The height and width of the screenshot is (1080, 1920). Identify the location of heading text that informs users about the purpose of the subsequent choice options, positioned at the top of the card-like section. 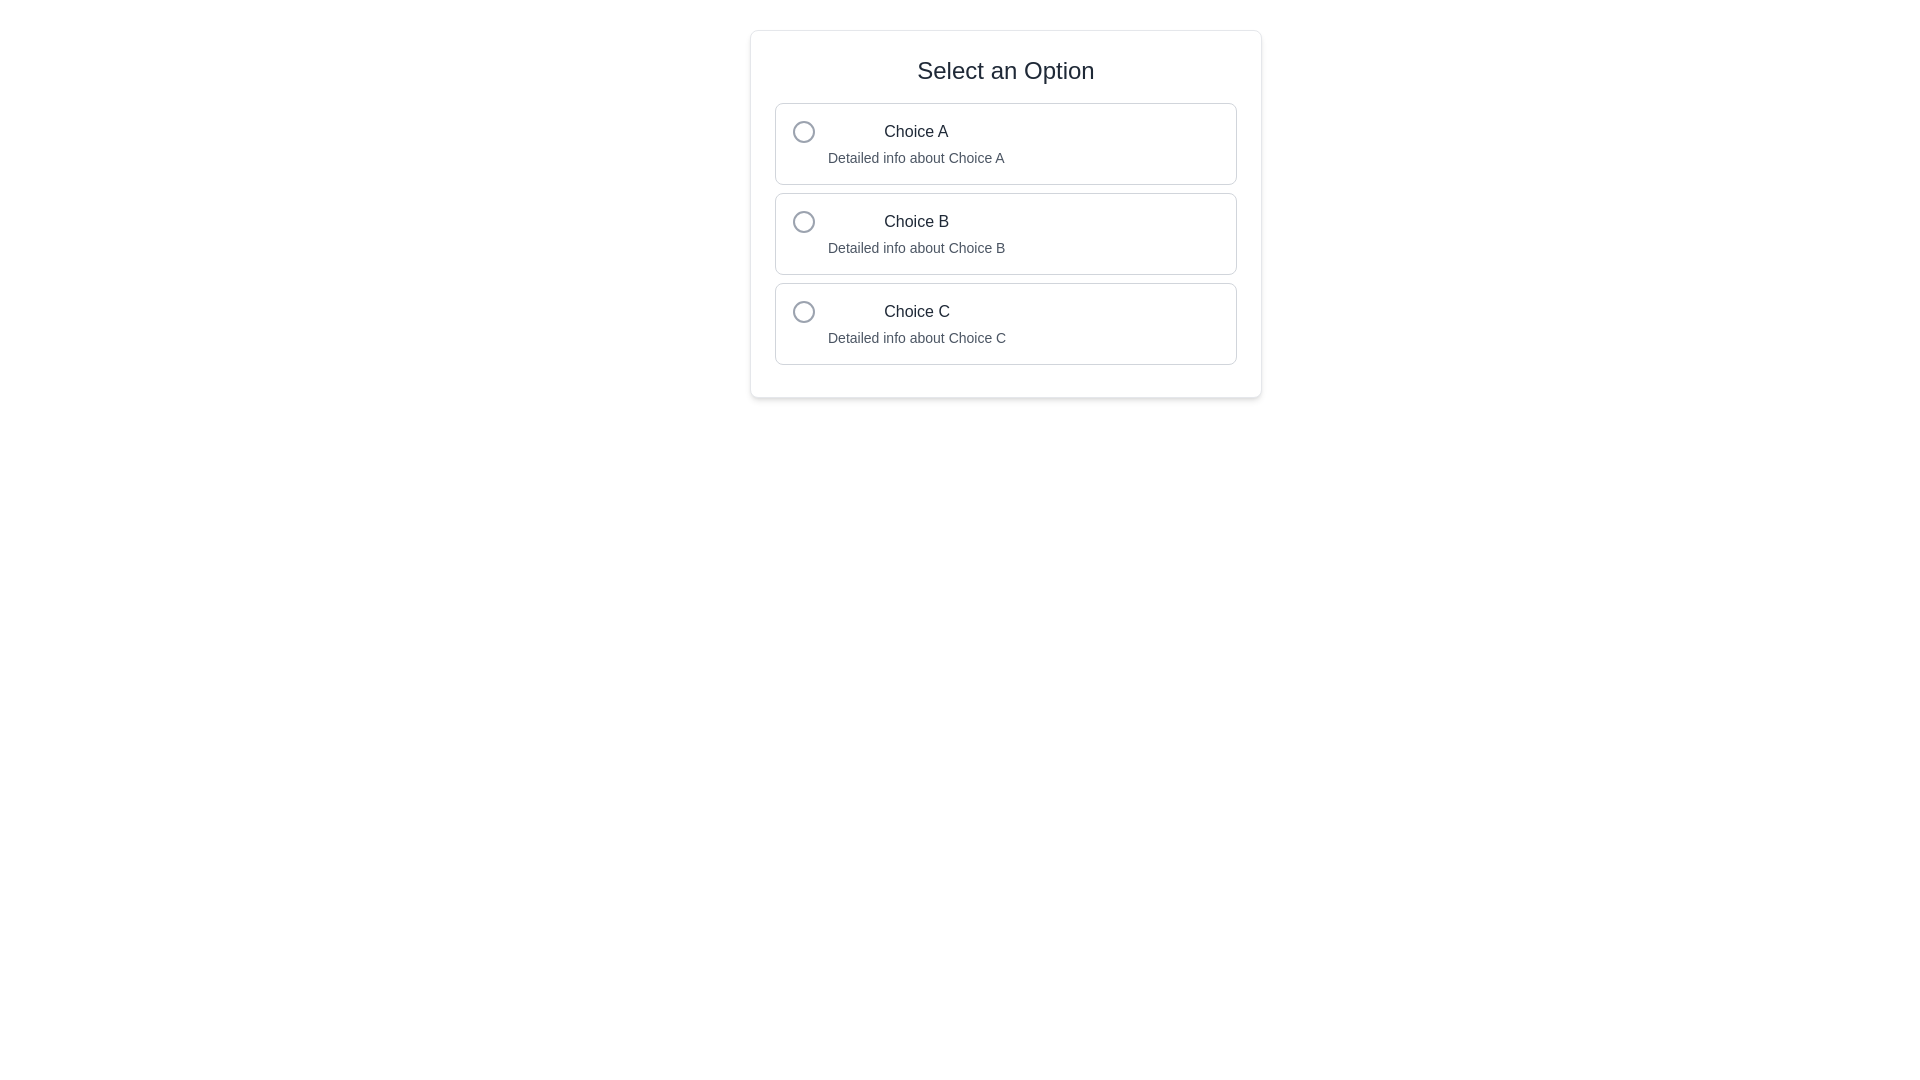
(1006, 69).